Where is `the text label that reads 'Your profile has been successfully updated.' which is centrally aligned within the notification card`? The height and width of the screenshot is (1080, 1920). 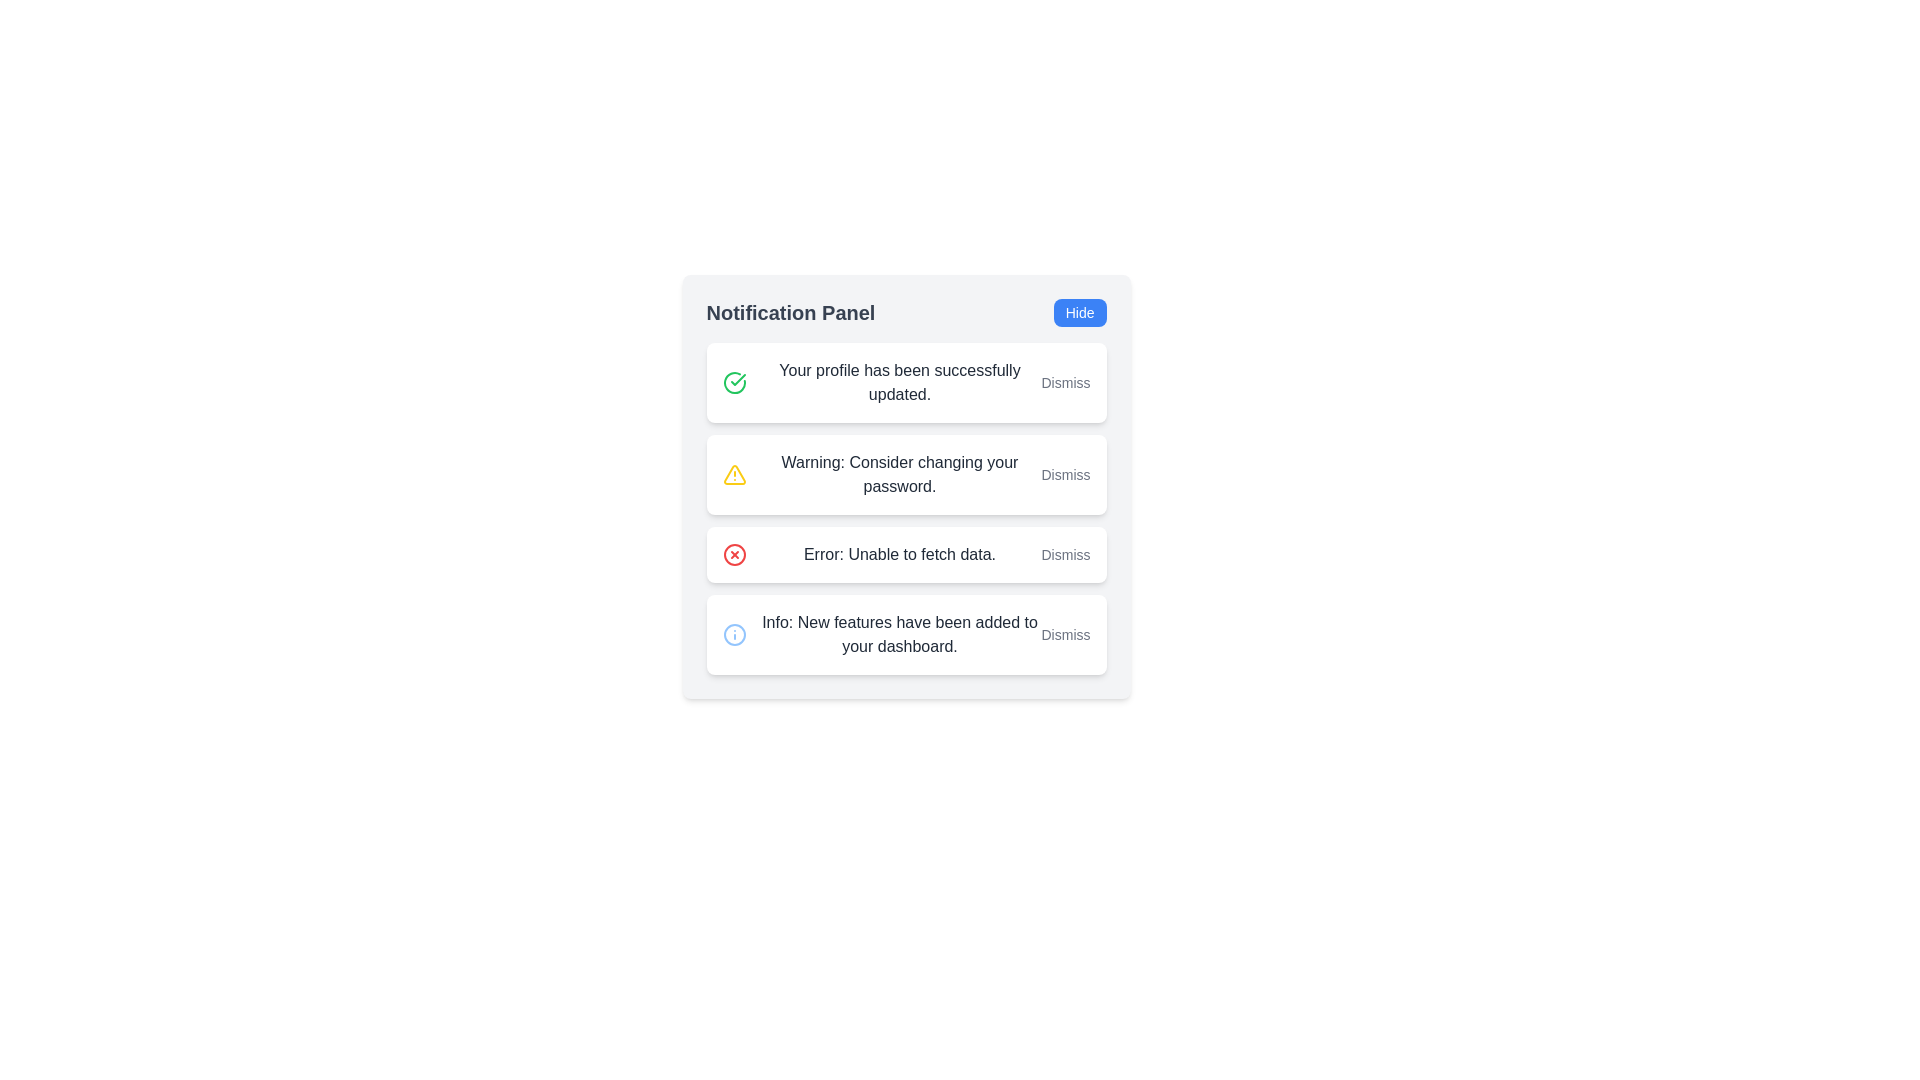 the text label that reads 'Your profile has been successfully updated.' which is centrally aligned within the notification card is located at coordinates (899, 382).